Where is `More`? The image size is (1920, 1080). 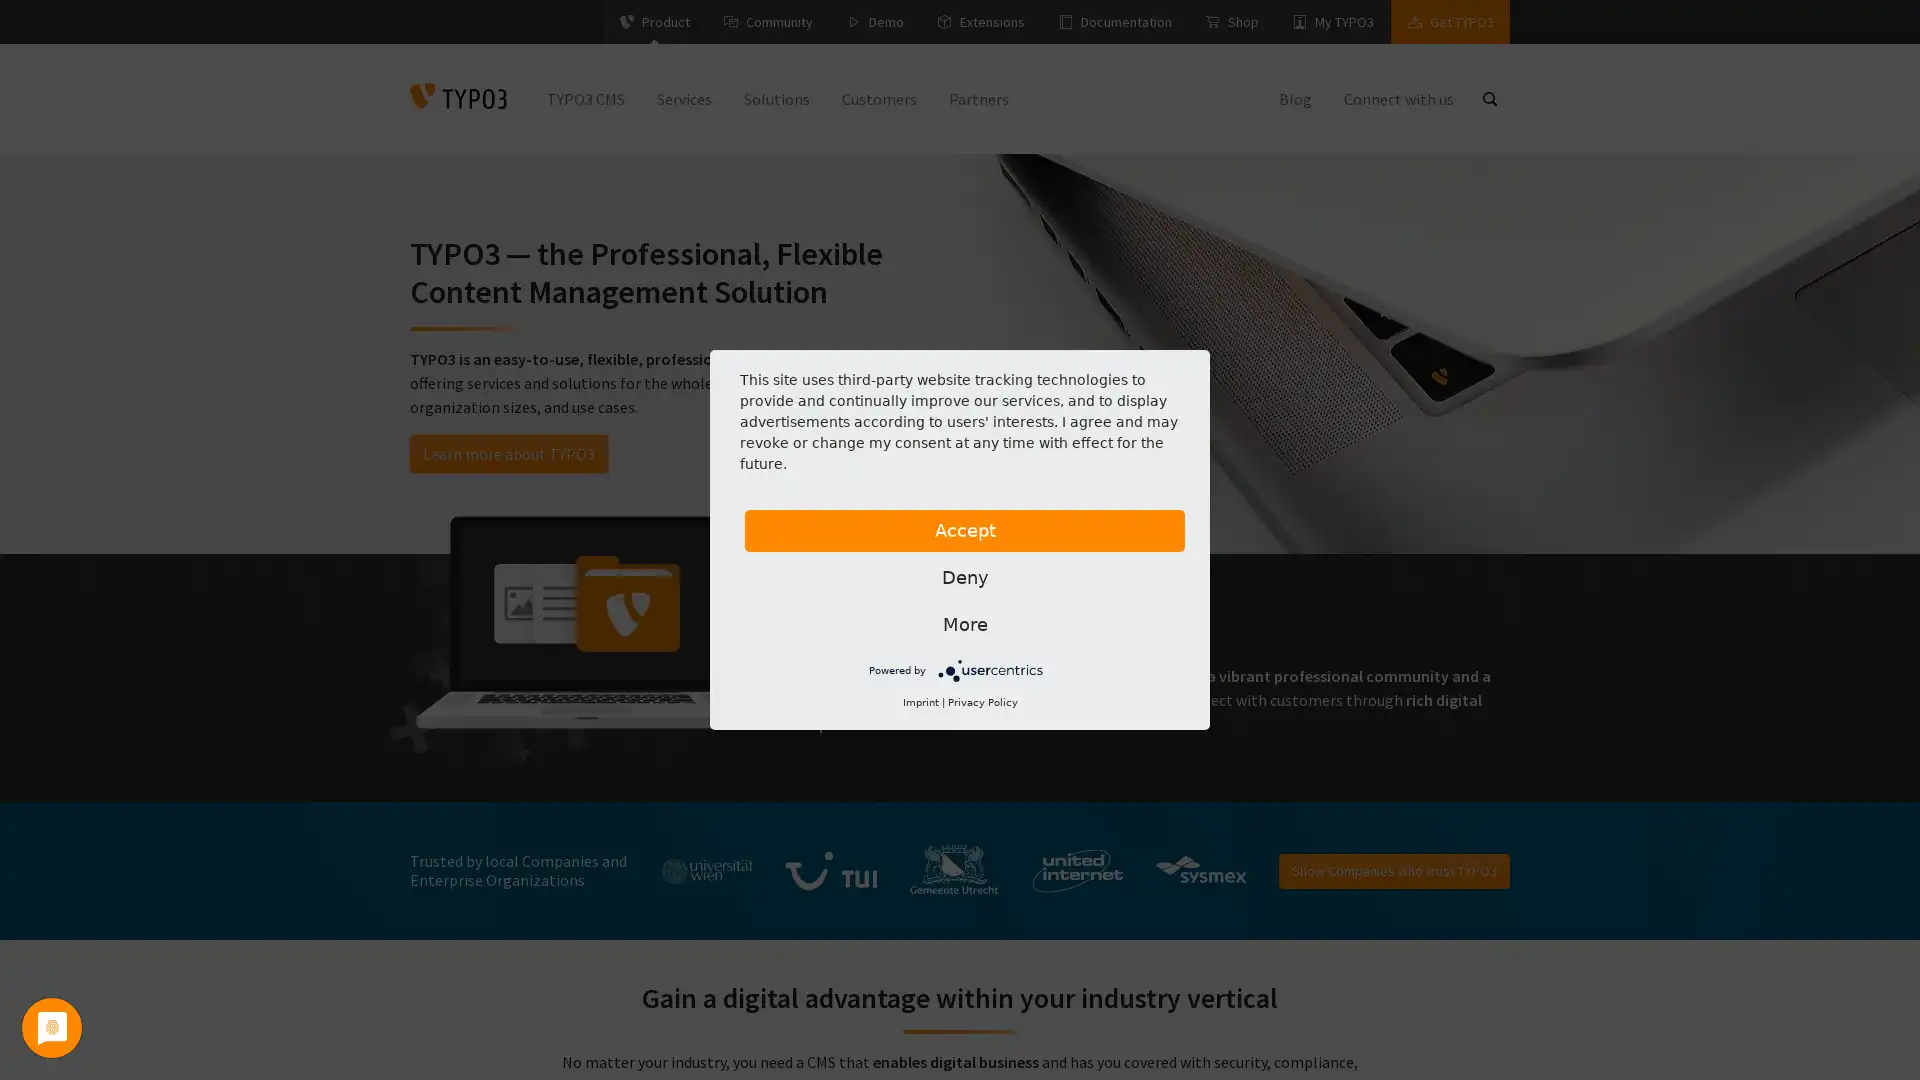 More is located at coordinates (964, 623).